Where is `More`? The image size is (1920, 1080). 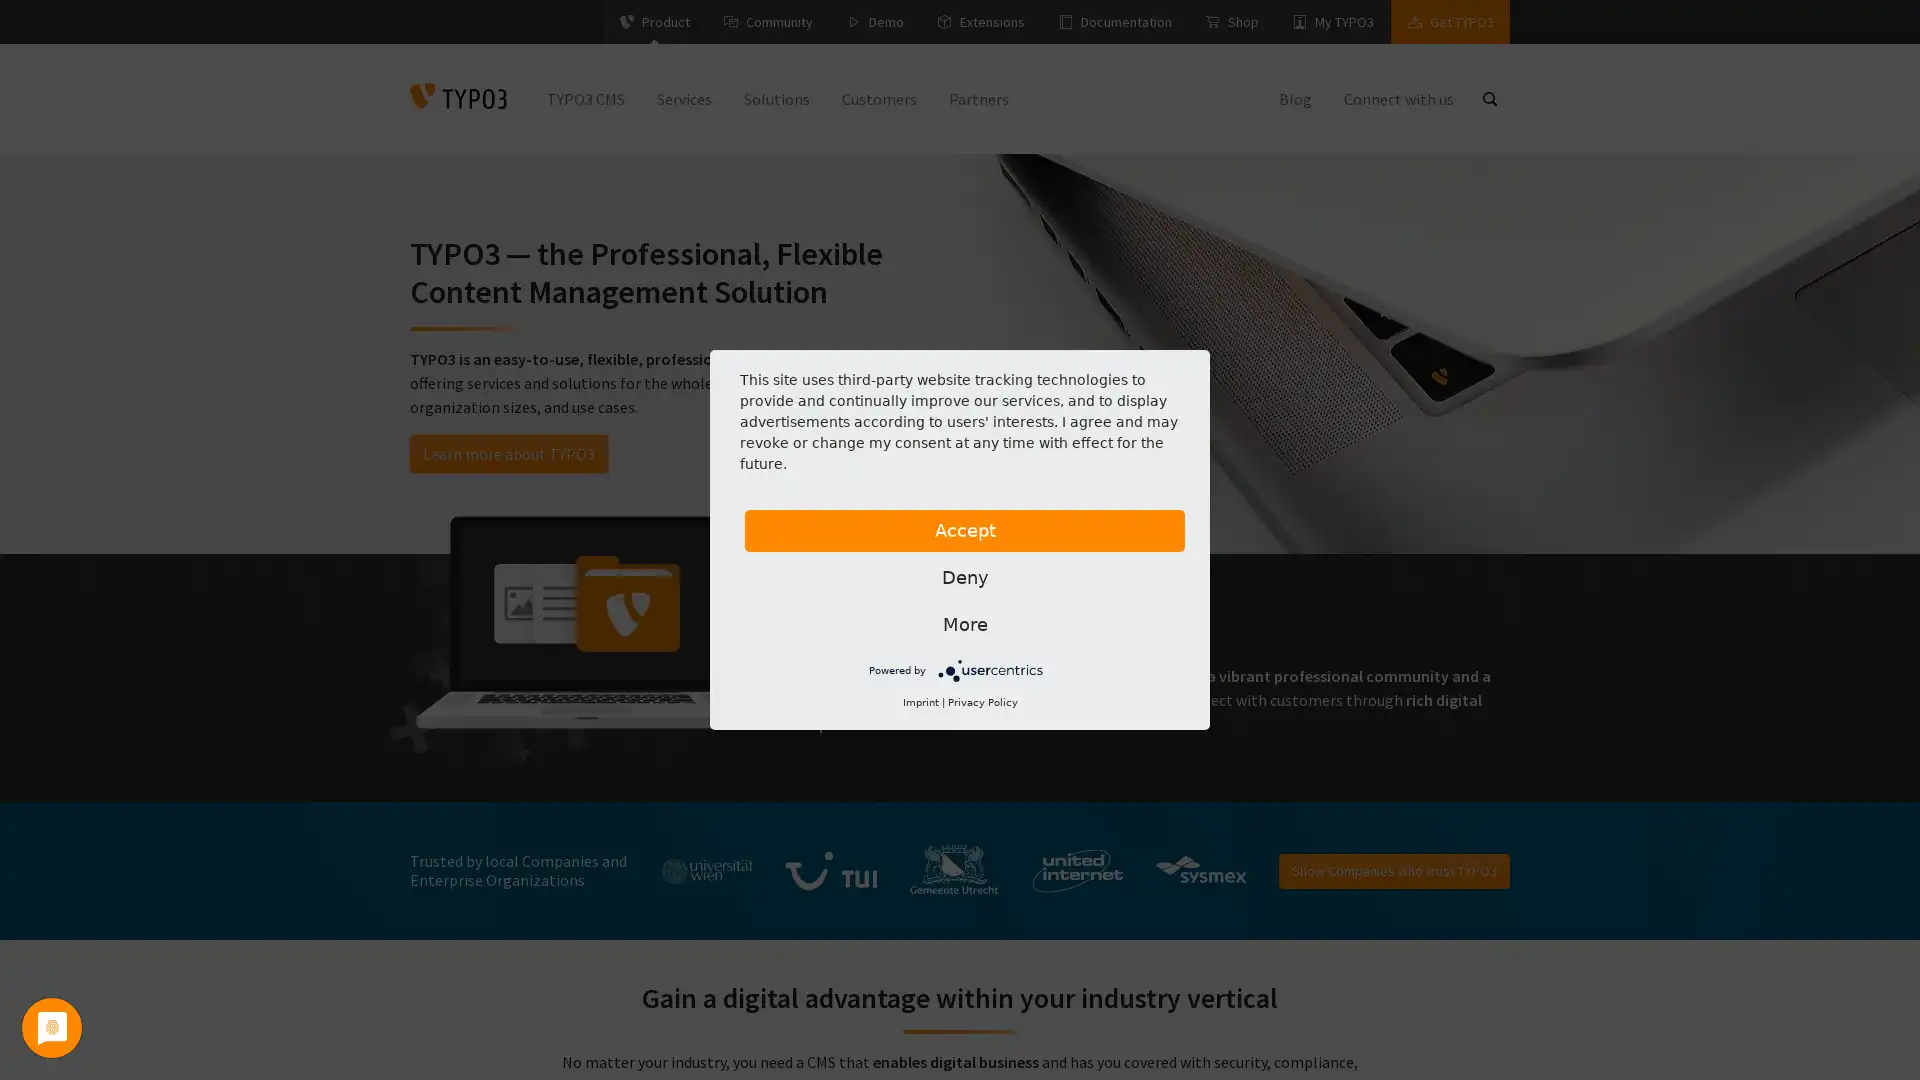 More is located at coordinates (964, 623).